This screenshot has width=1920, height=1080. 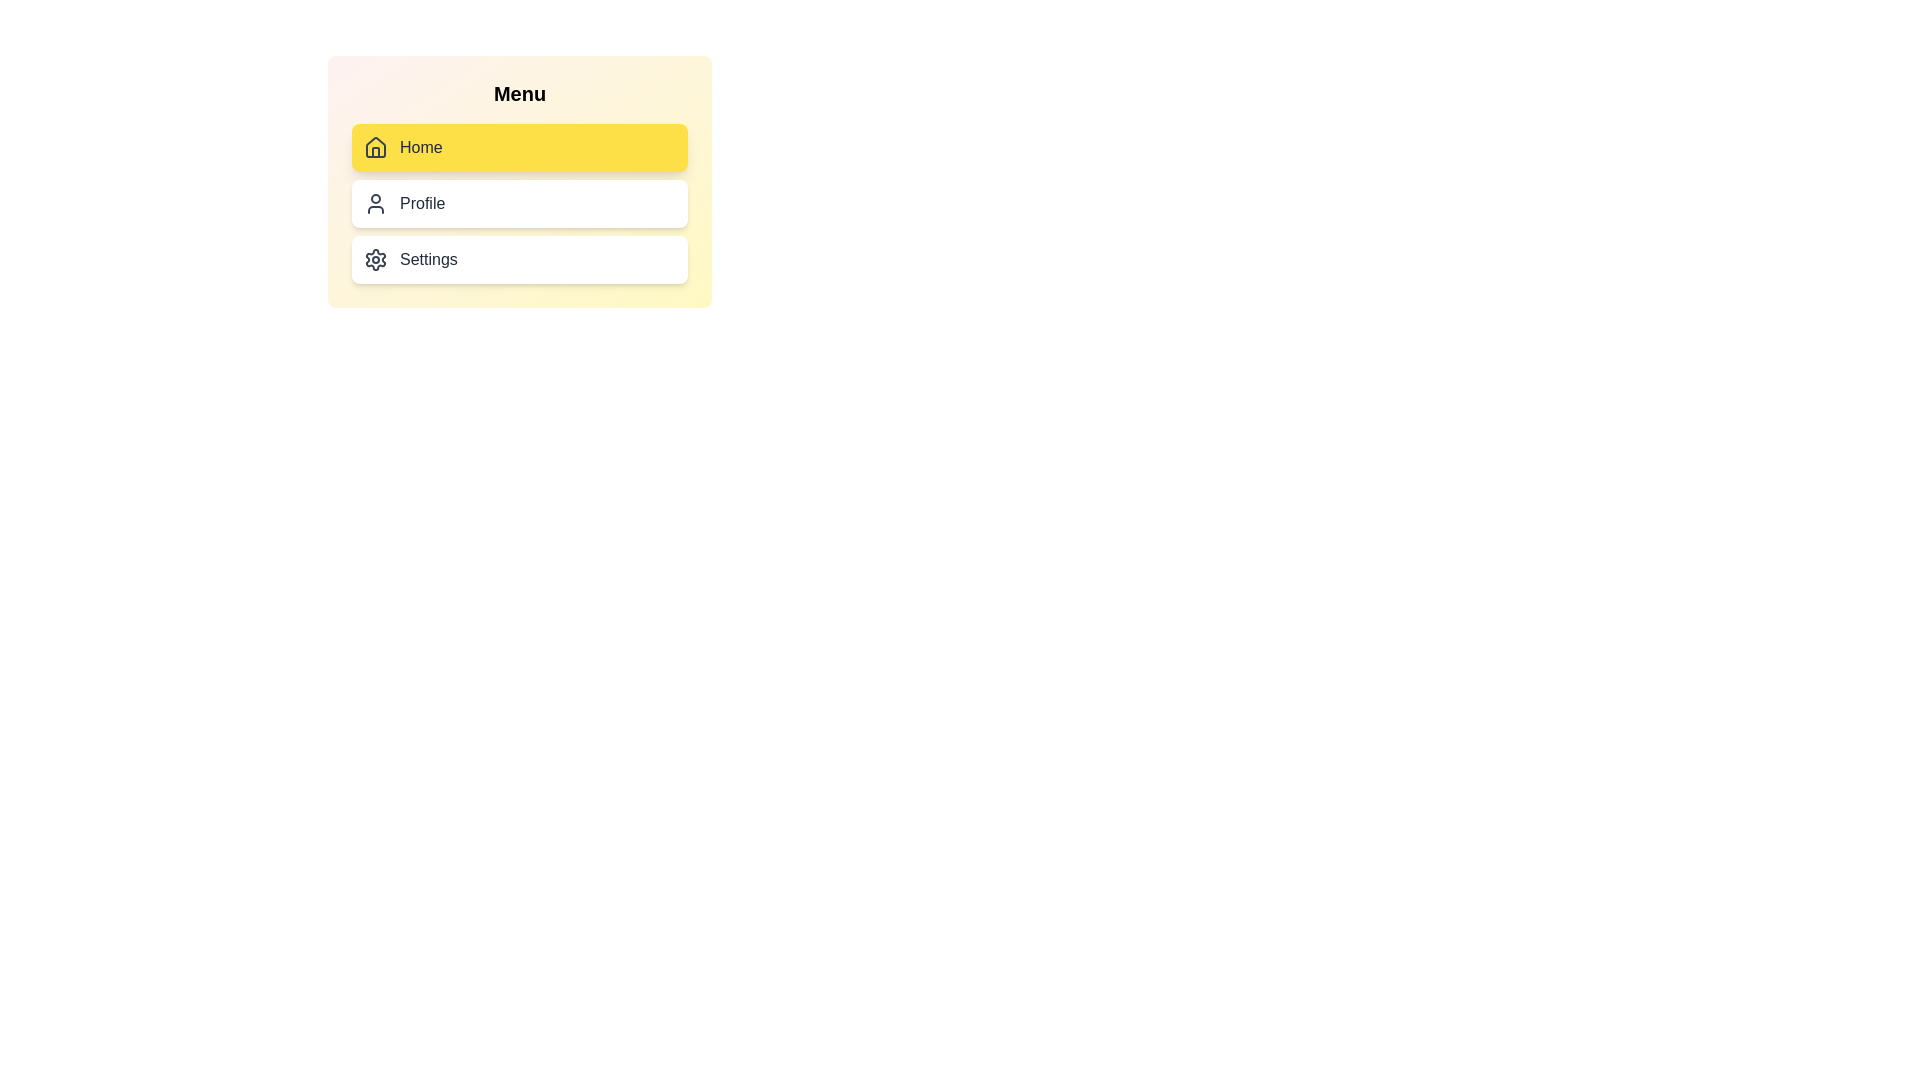 What do you see at coordinates (519, 204) in the screenshot?
I see `the navigation menu item Profile by clicking on it` at bounding box center [519, 204].